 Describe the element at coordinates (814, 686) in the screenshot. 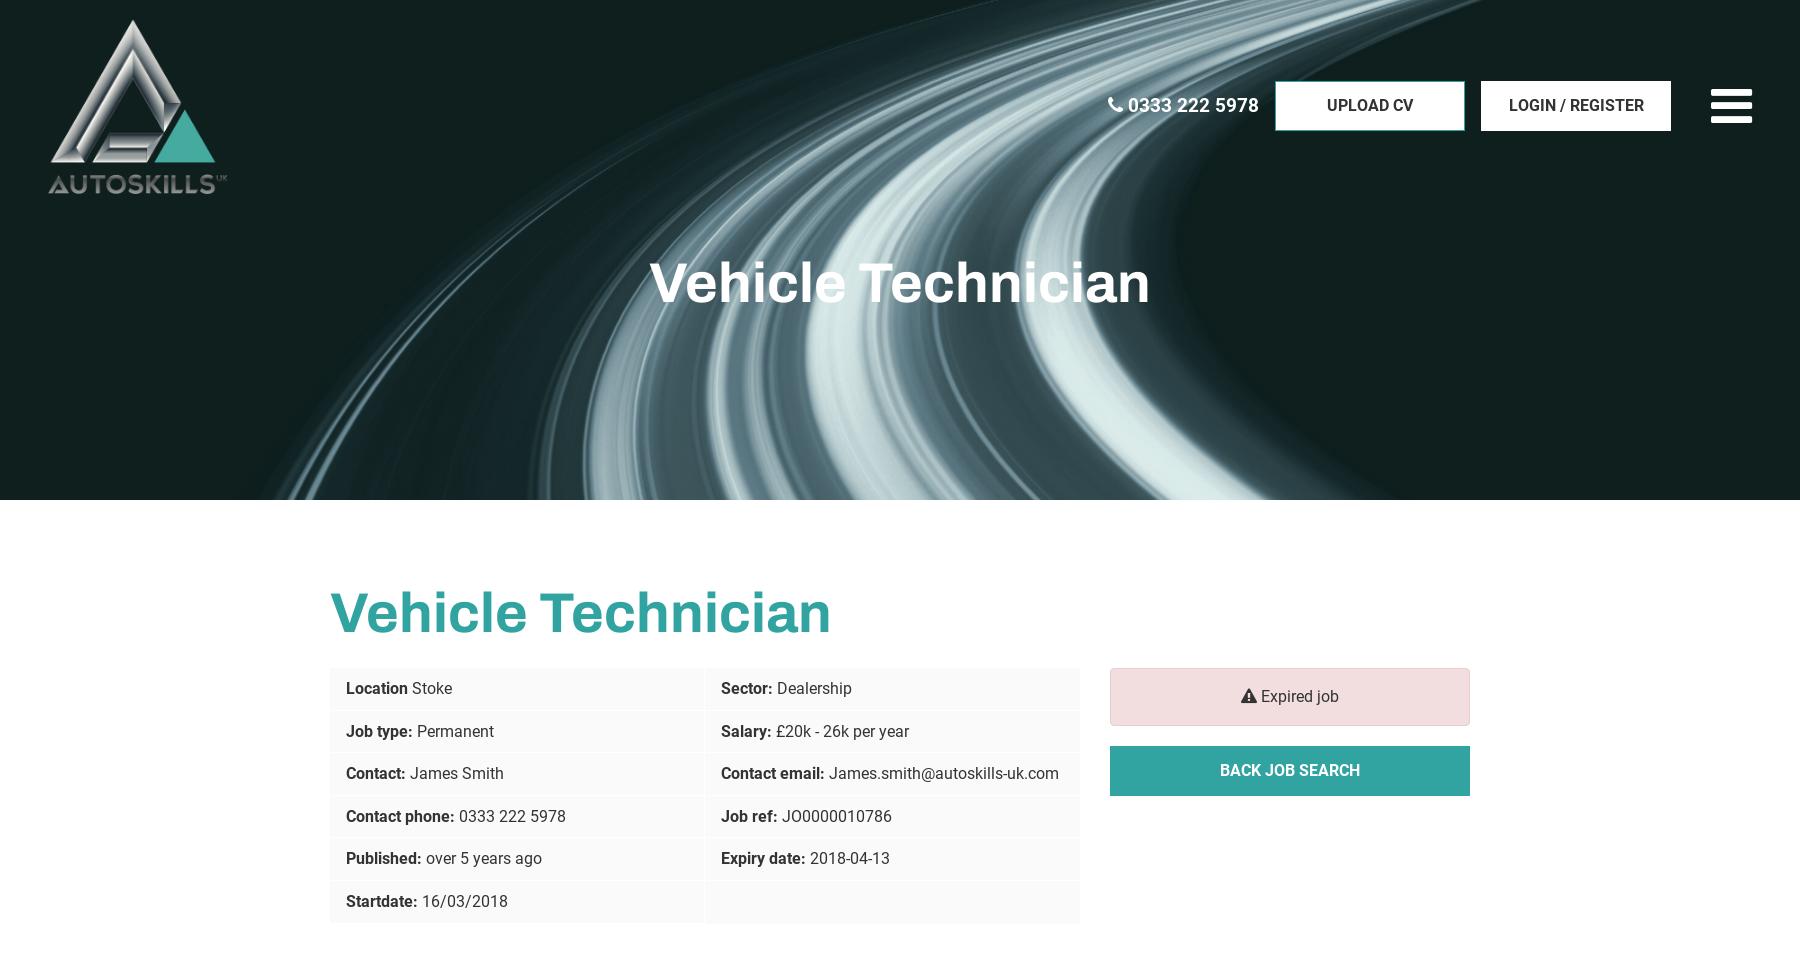

I see `'Dealership'` at that location.